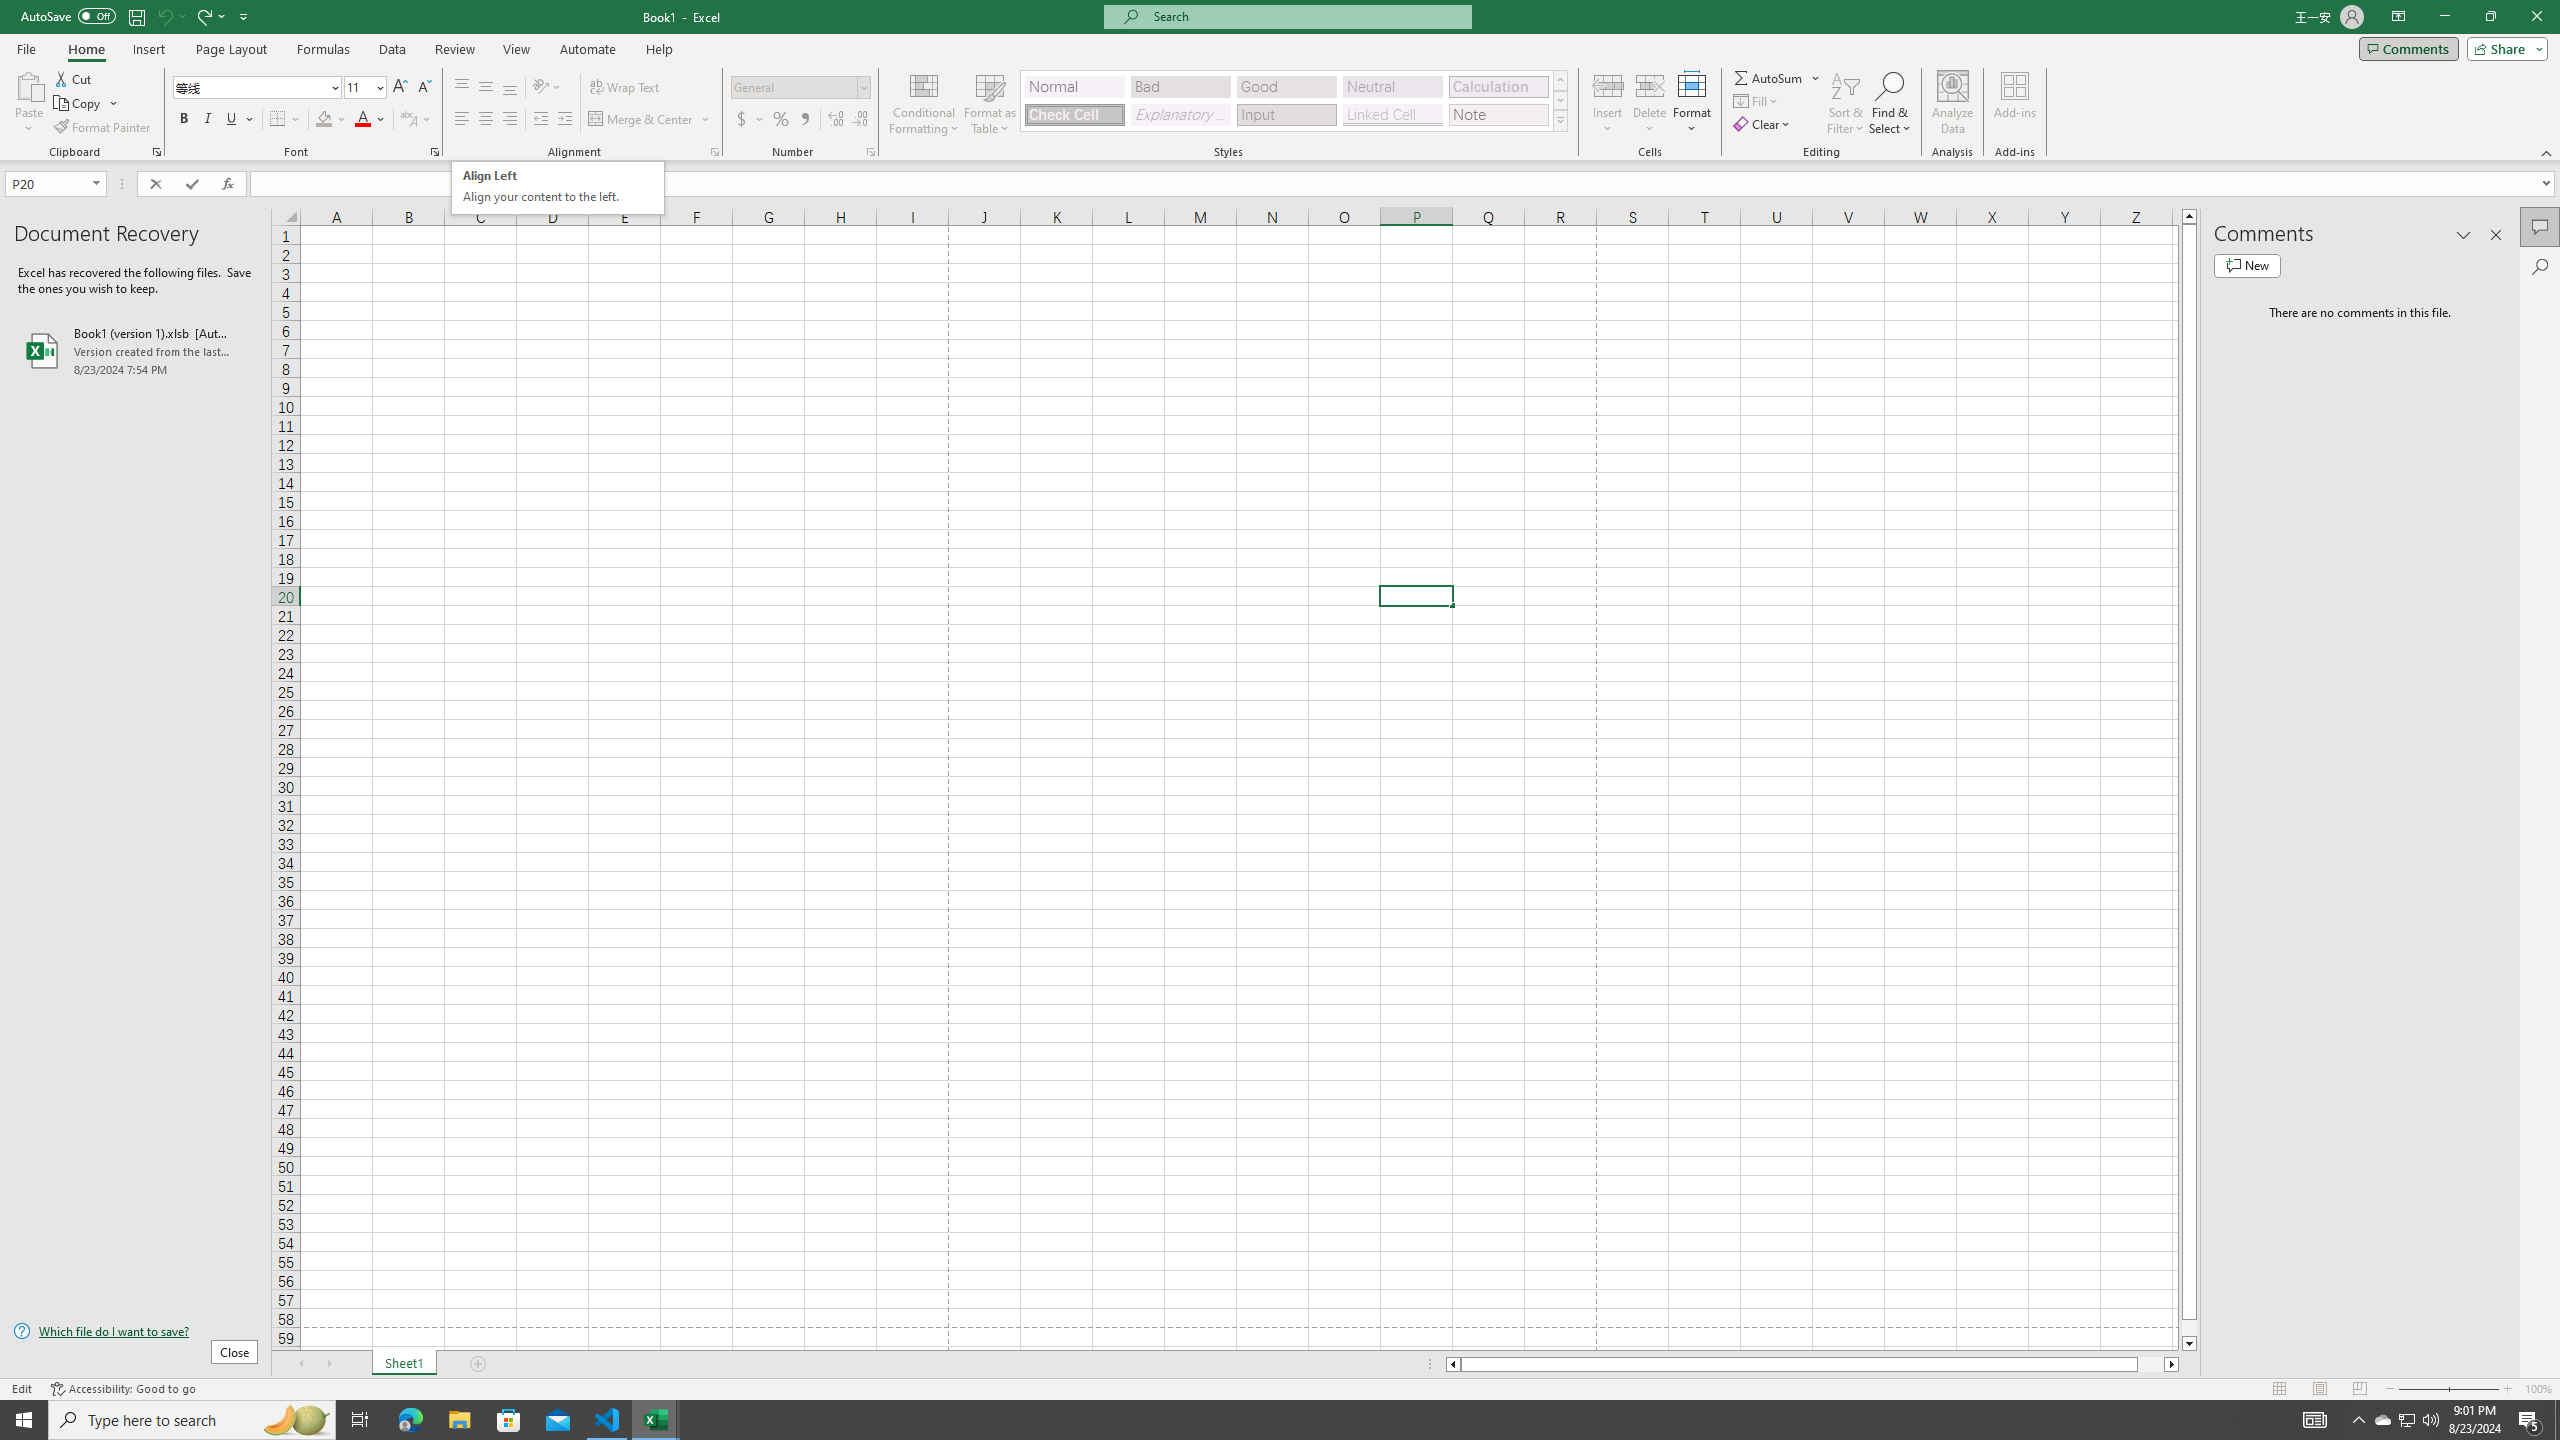 This screenshot has width=2560, height=1440. Describe the element at coordinates (2539, 267) in the screenshot. I see `'Search'` at that location.